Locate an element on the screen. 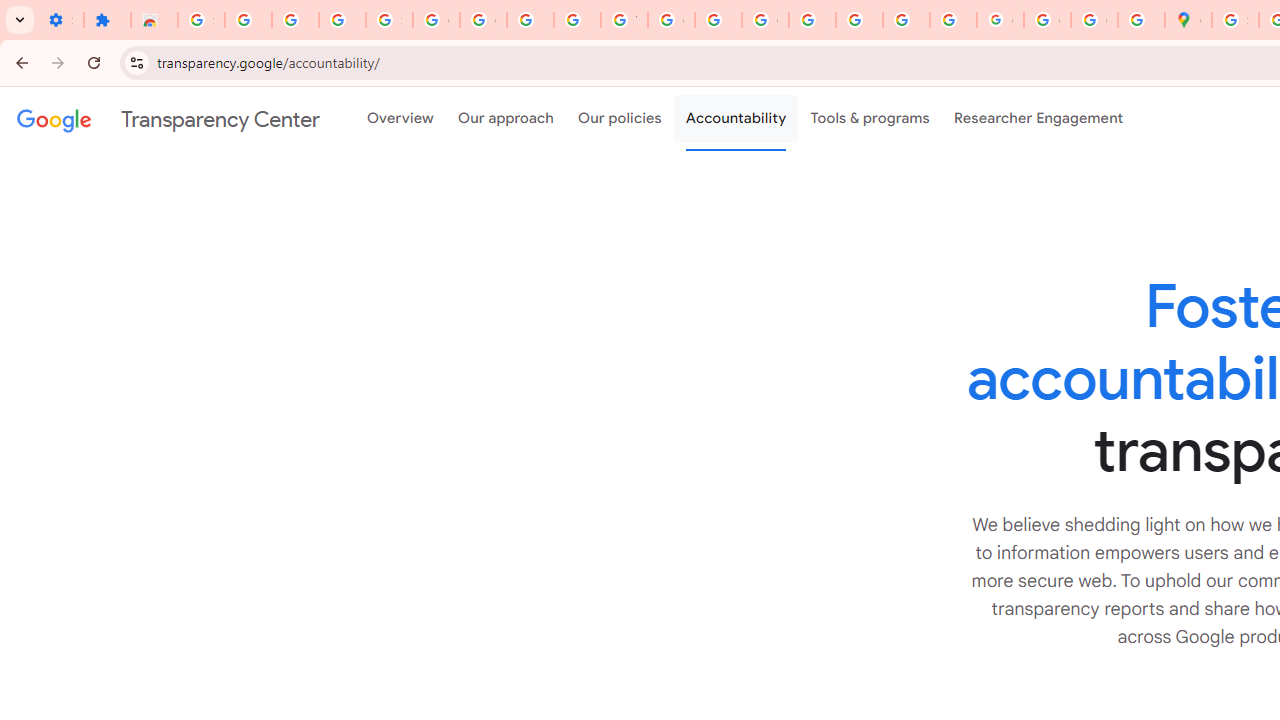 Image resolution: width=1280 pixels, height=720 pixels. 'Reviews: Helix Fruit Jump Arcade Game' is located at coordinates (153, 20).